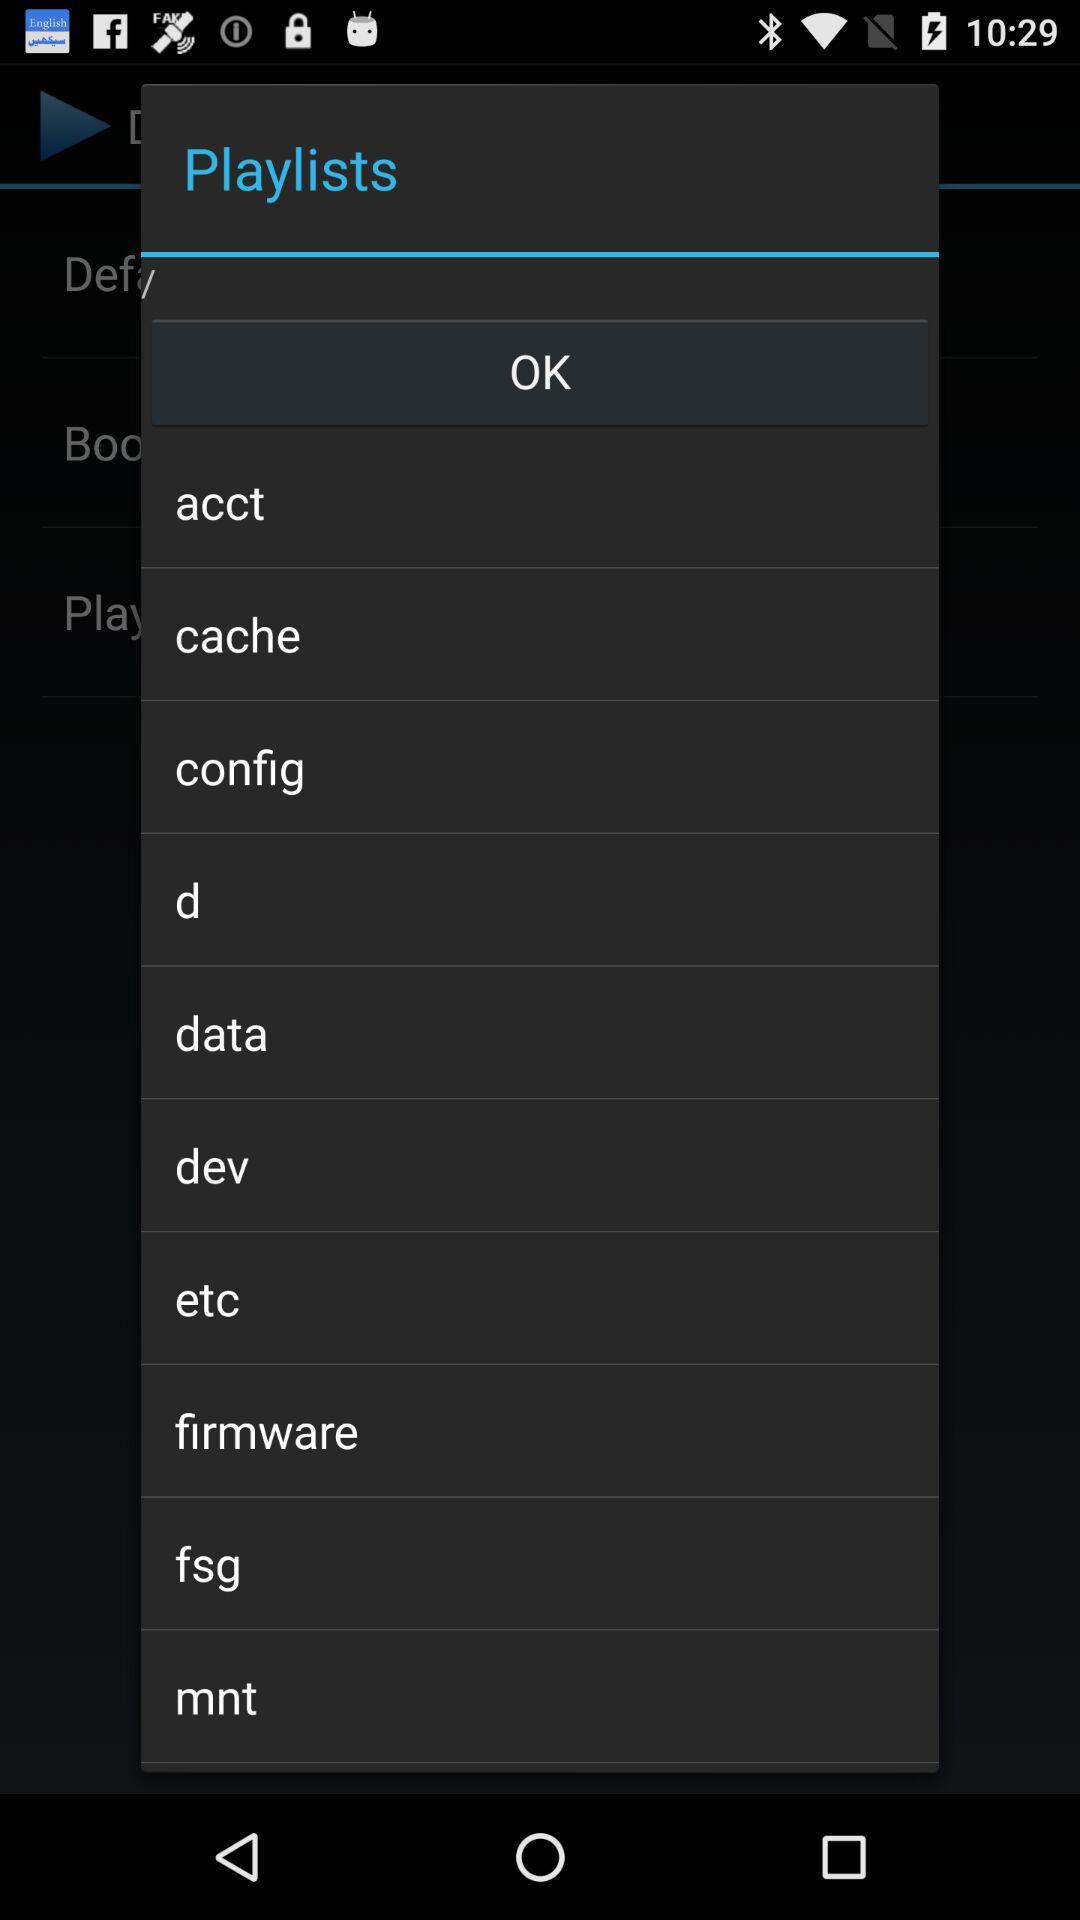 Image resolution: width=1080 pixels, height=1920 pixels. What do you see at coordinates (540, 501) in the screenshot?
I see `the item above the cache icon` at bounding box center [540, 501].